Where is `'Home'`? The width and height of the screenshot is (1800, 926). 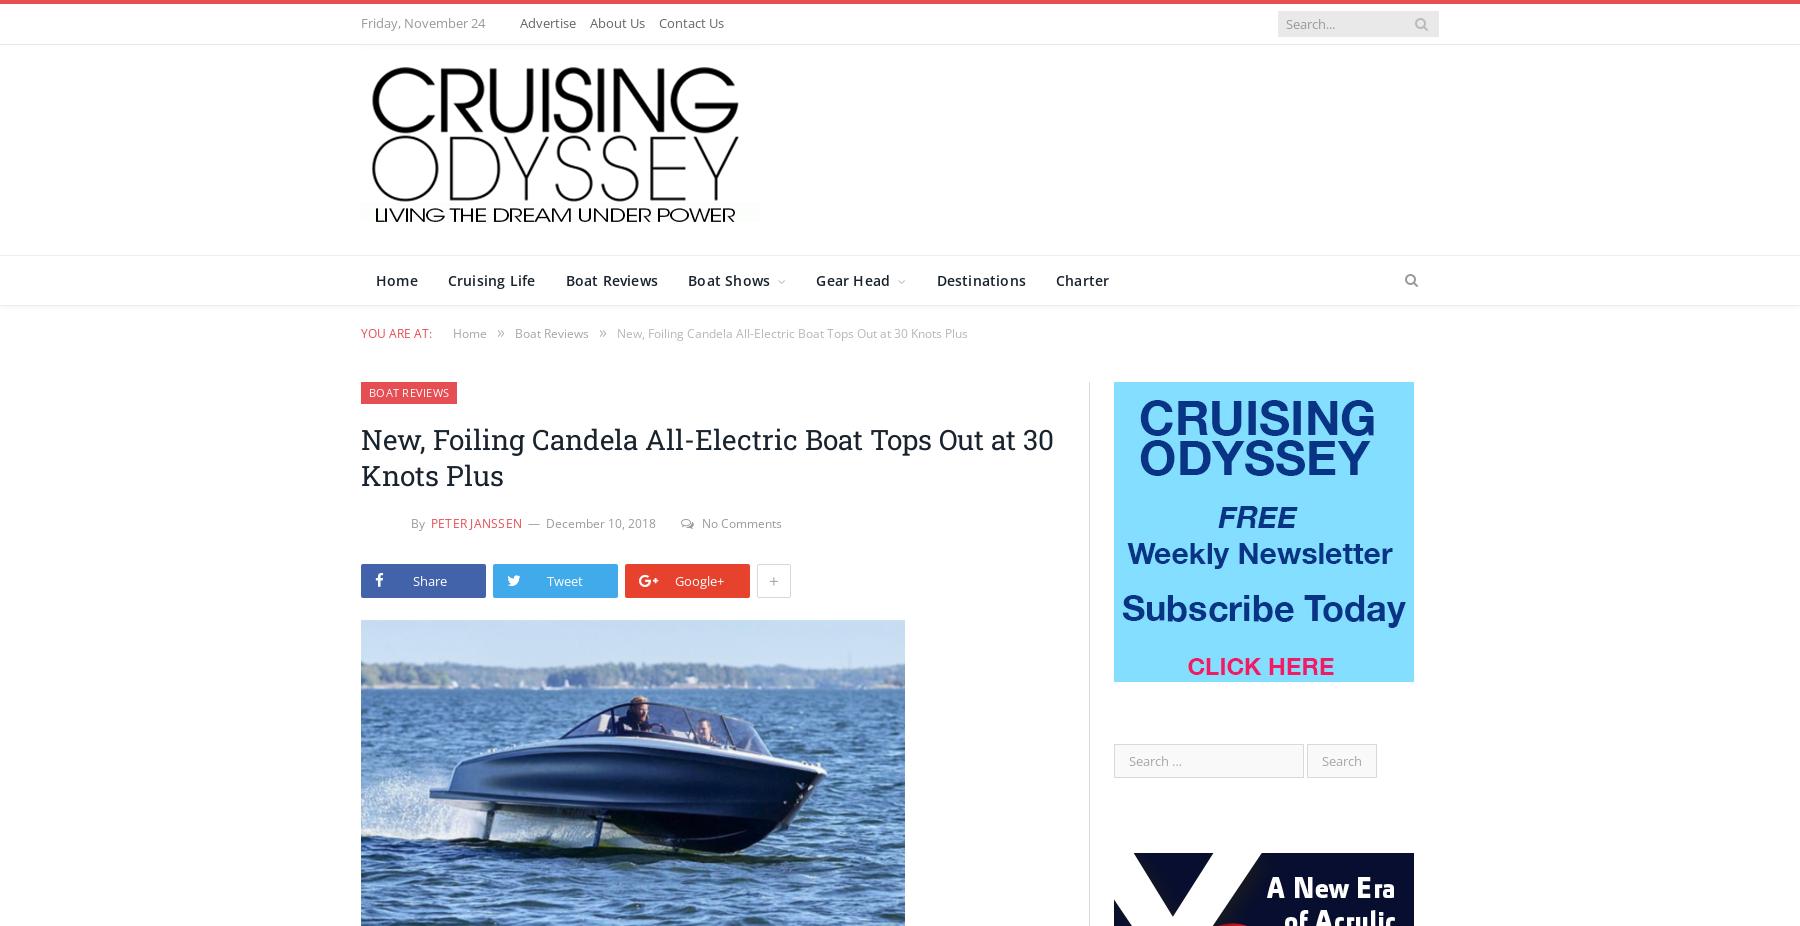 'Home' is located at coordinates (468, 333).